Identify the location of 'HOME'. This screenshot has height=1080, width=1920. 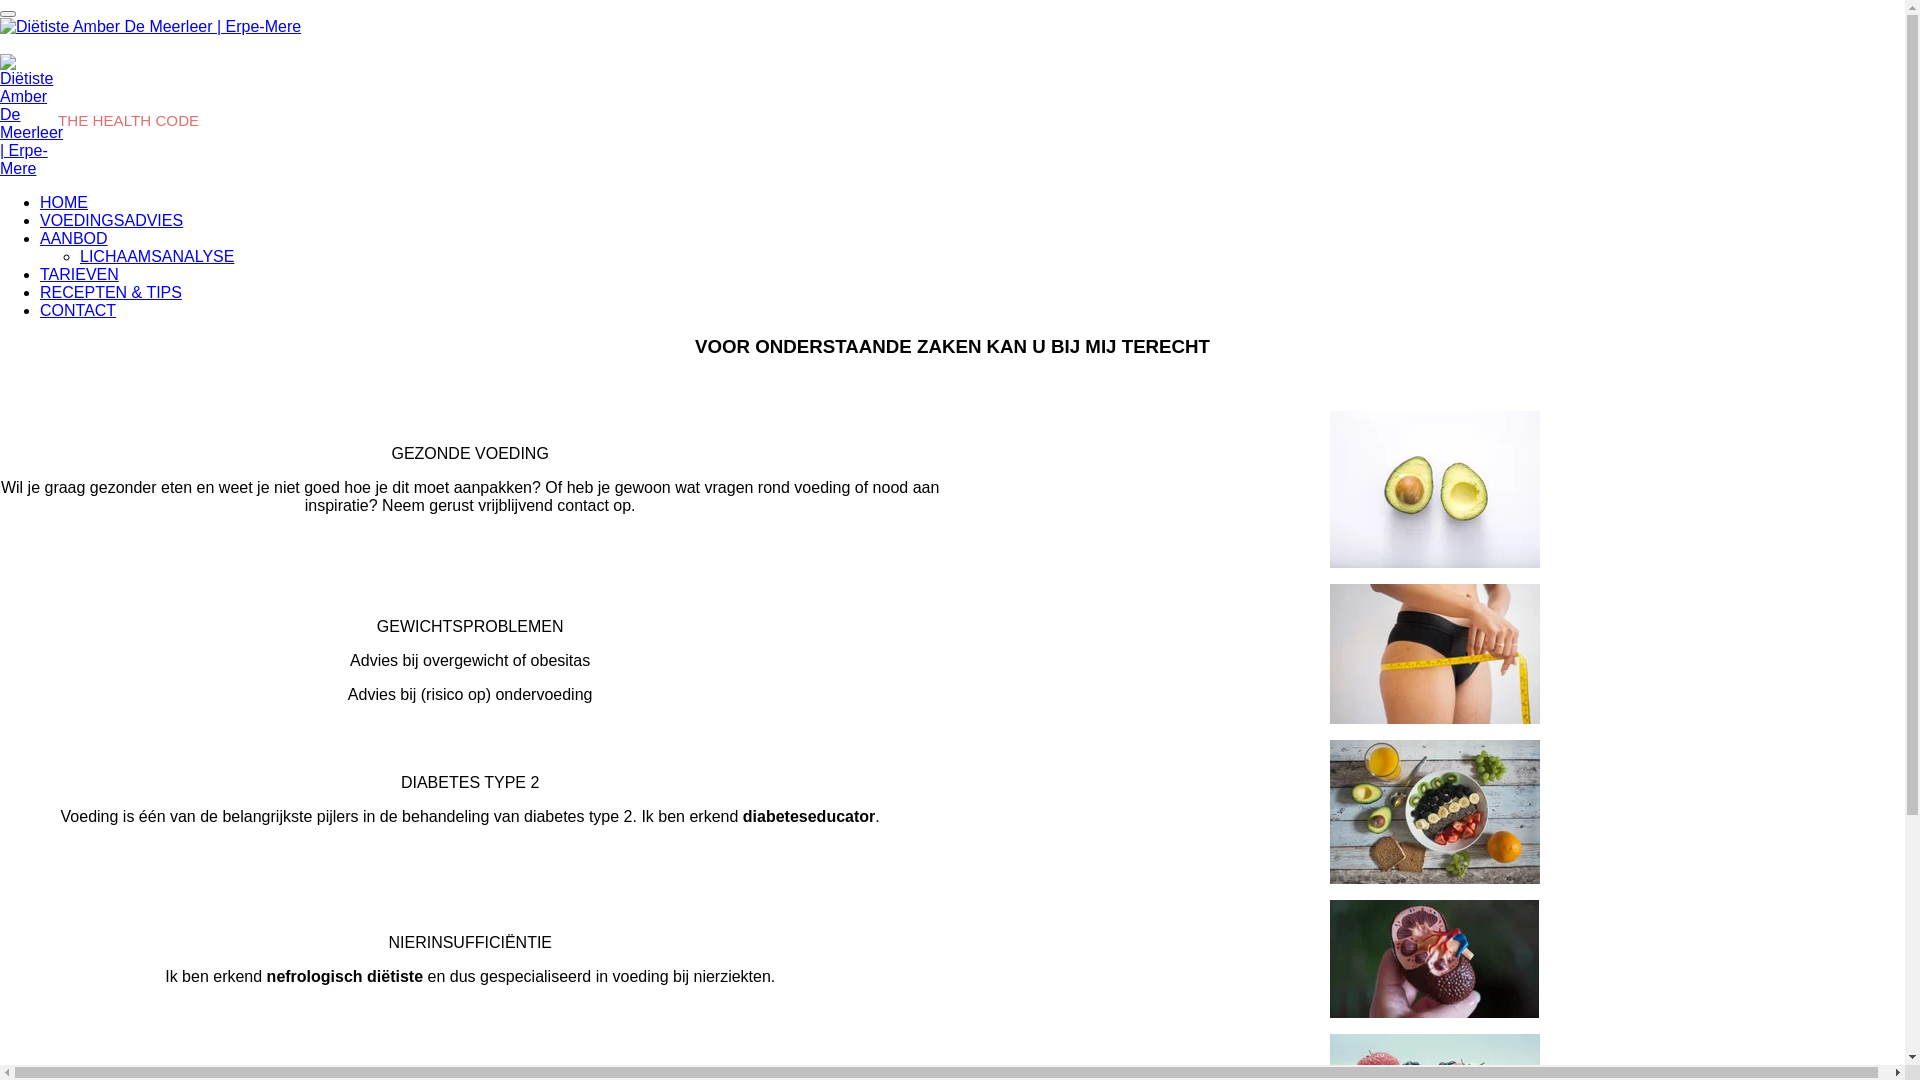
(63, 202).